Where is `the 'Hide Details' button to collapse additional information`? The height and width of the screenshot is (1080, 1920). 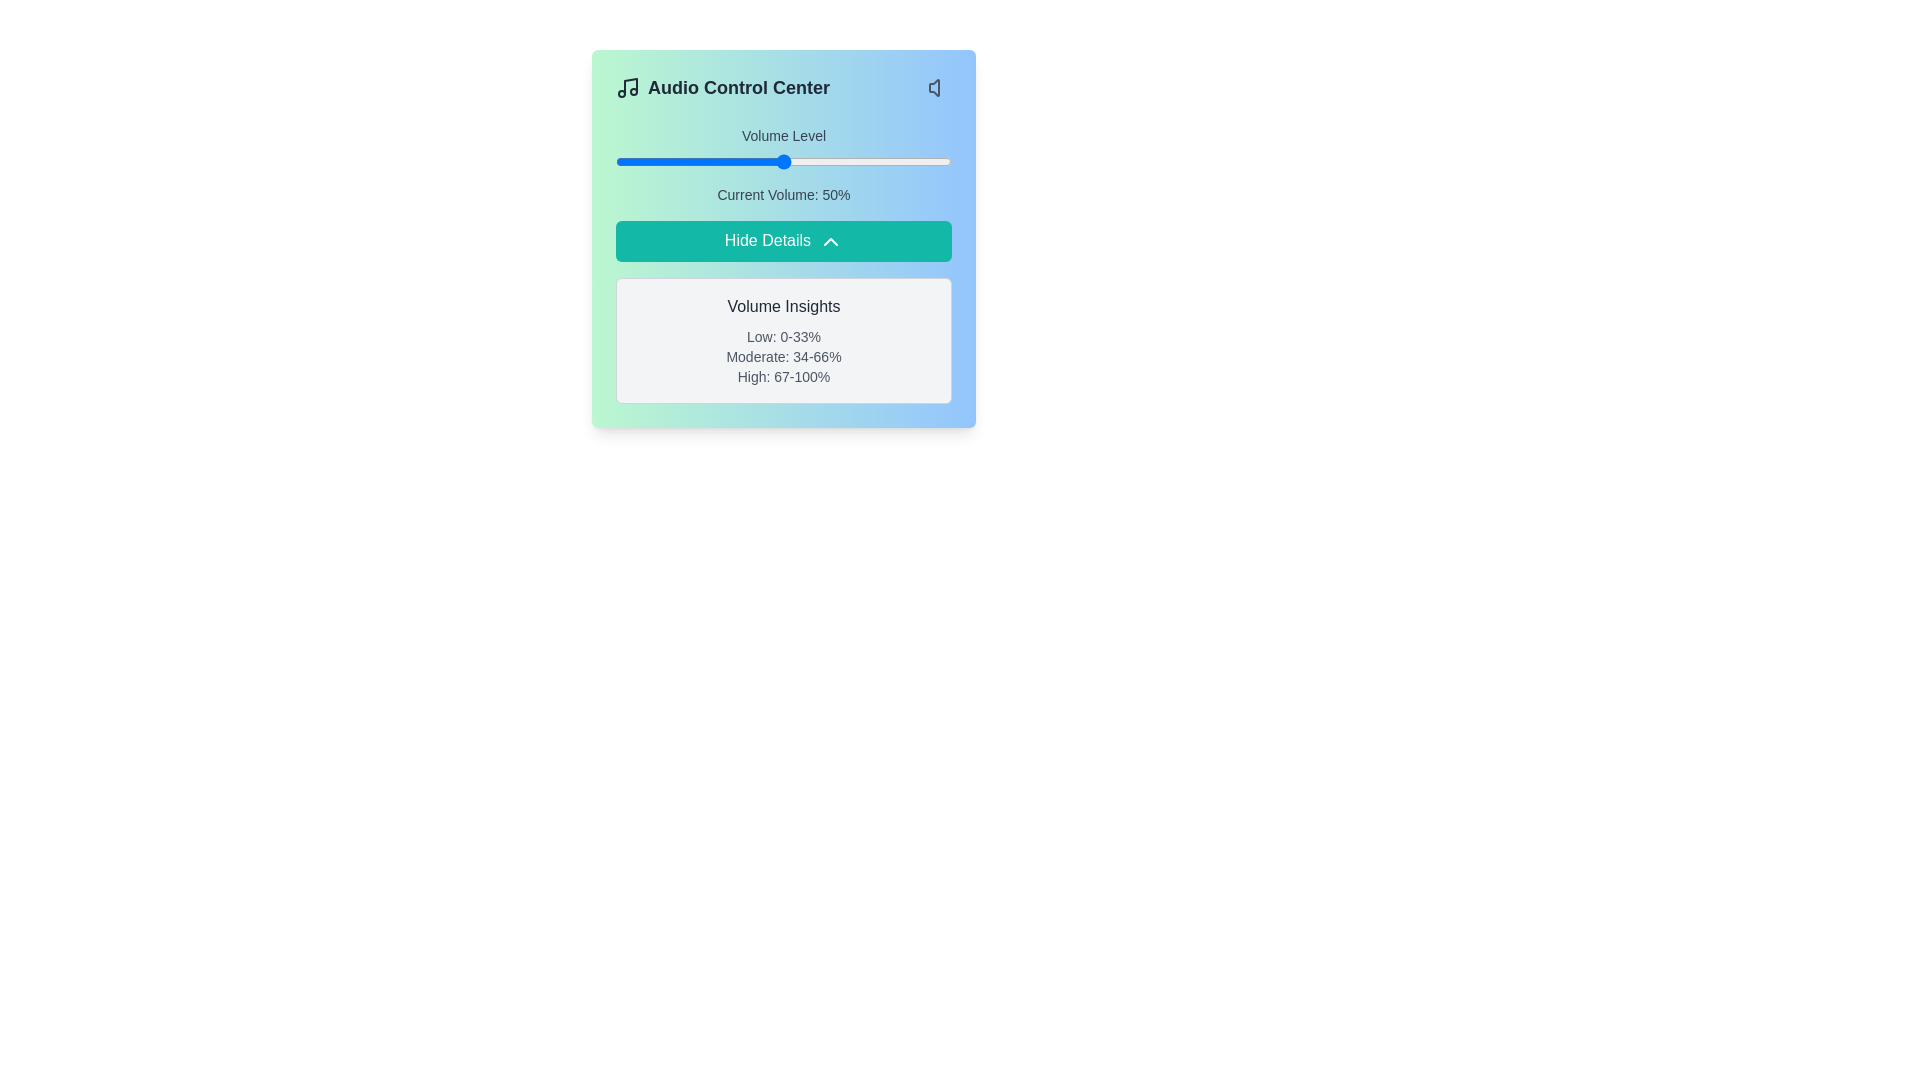 the 'Hide Details' button to collapse additional information is located at coordinates (782, 239).